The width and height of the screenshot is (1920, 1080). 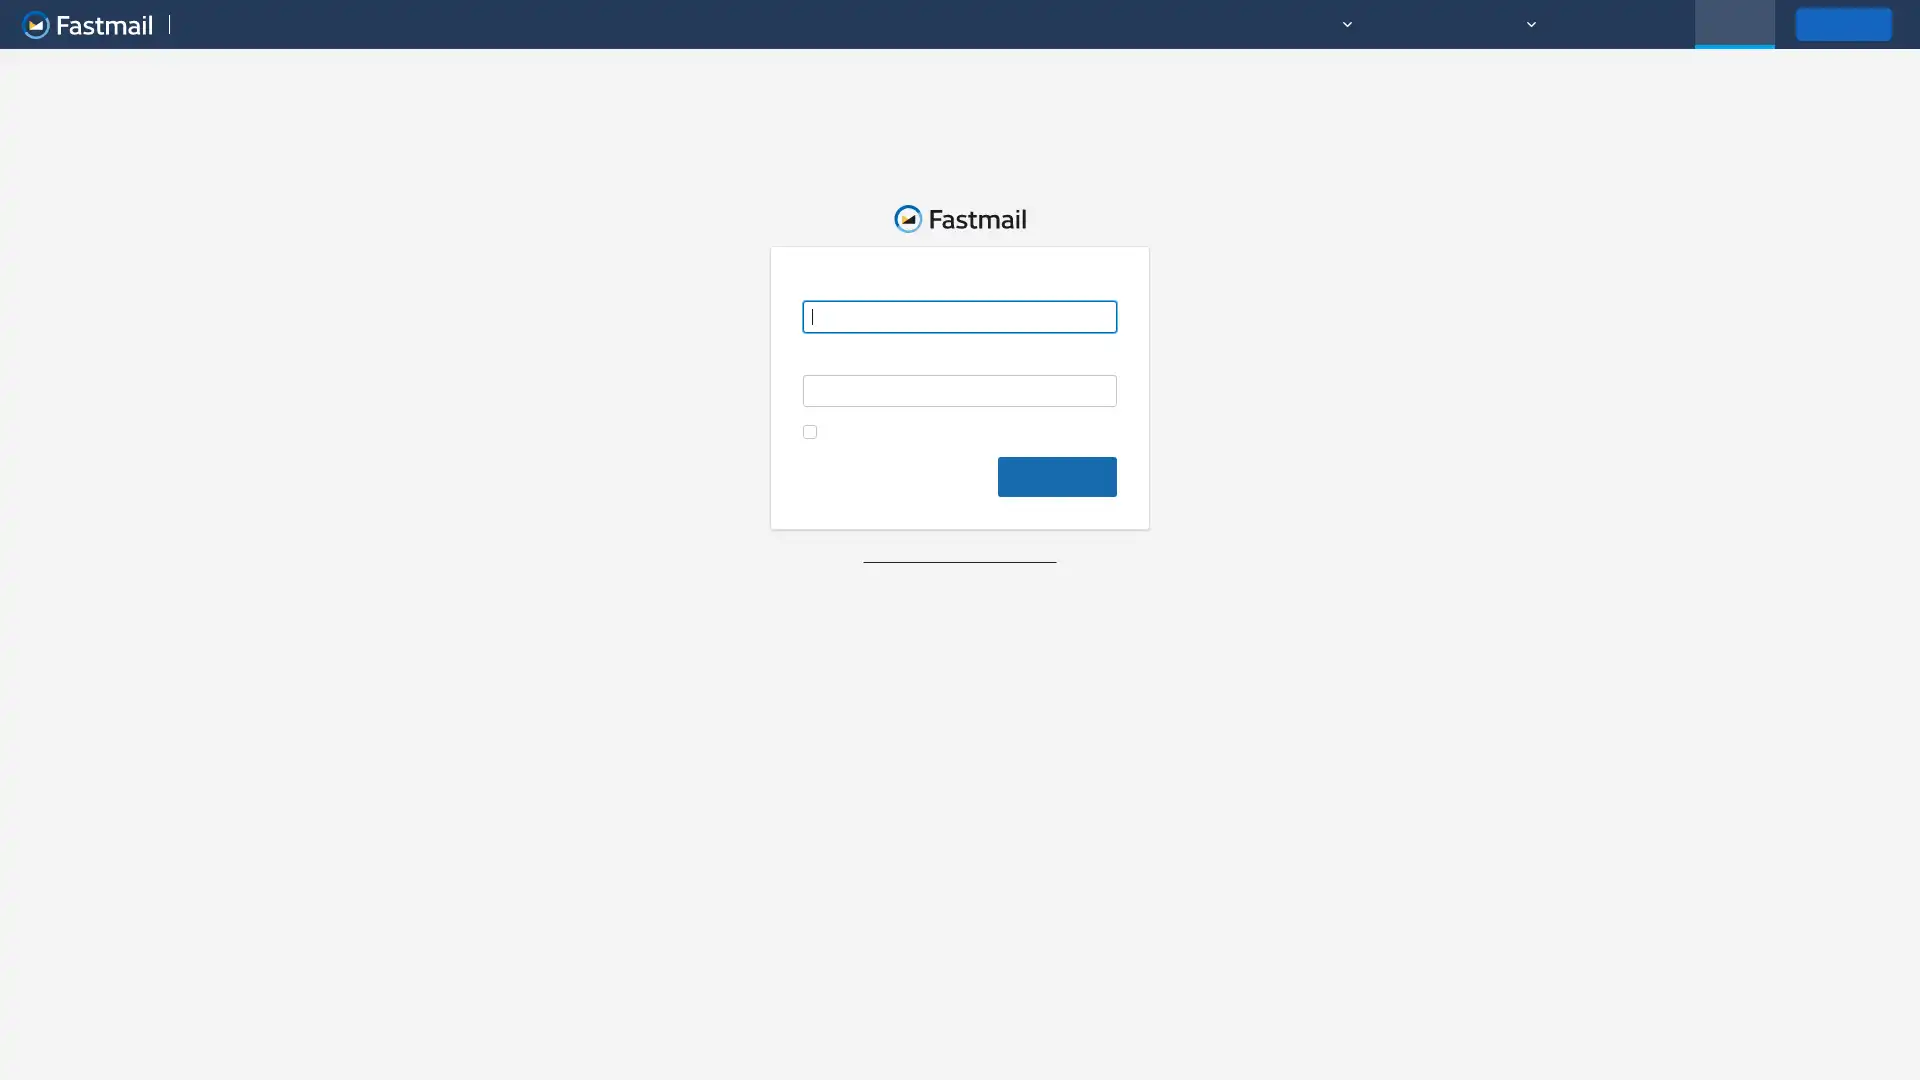 I want to click on Log in, so click(x=1063, y=477).